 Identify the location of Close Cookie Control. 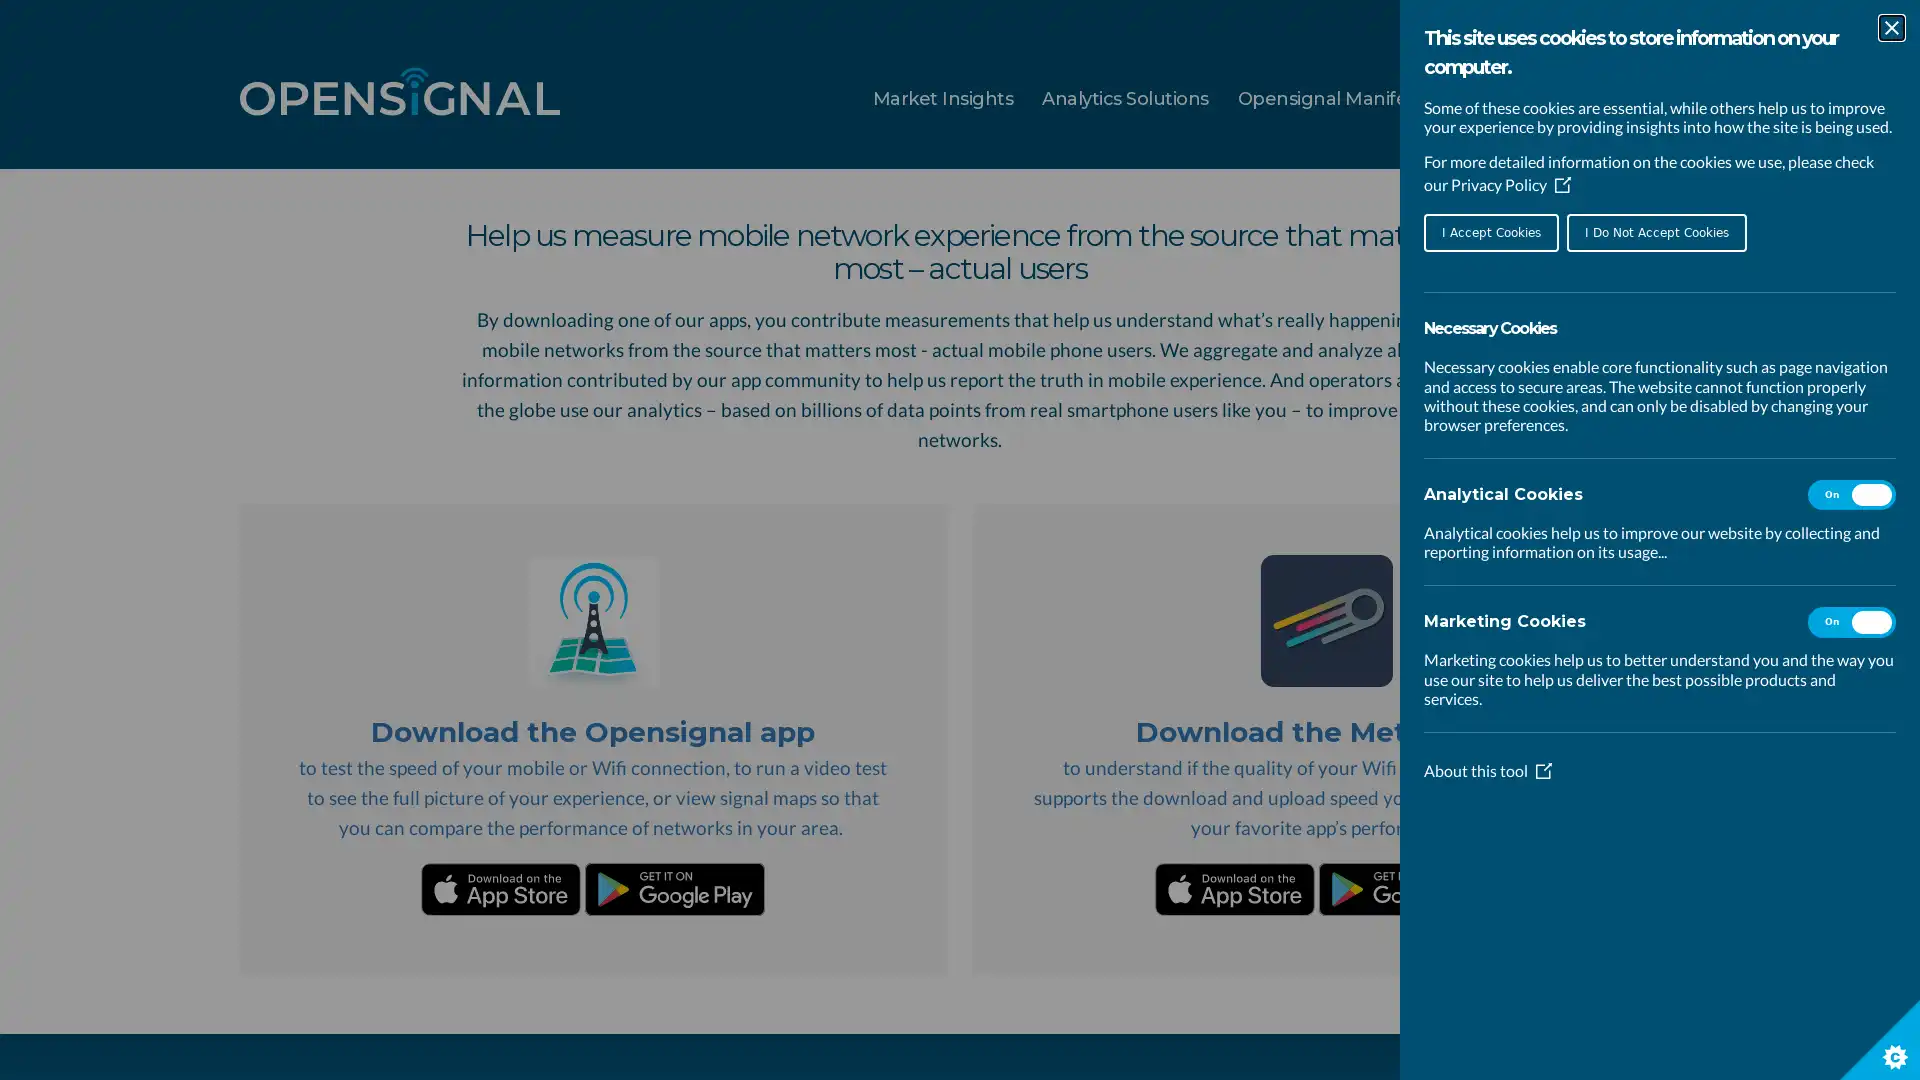
(1890, 27).